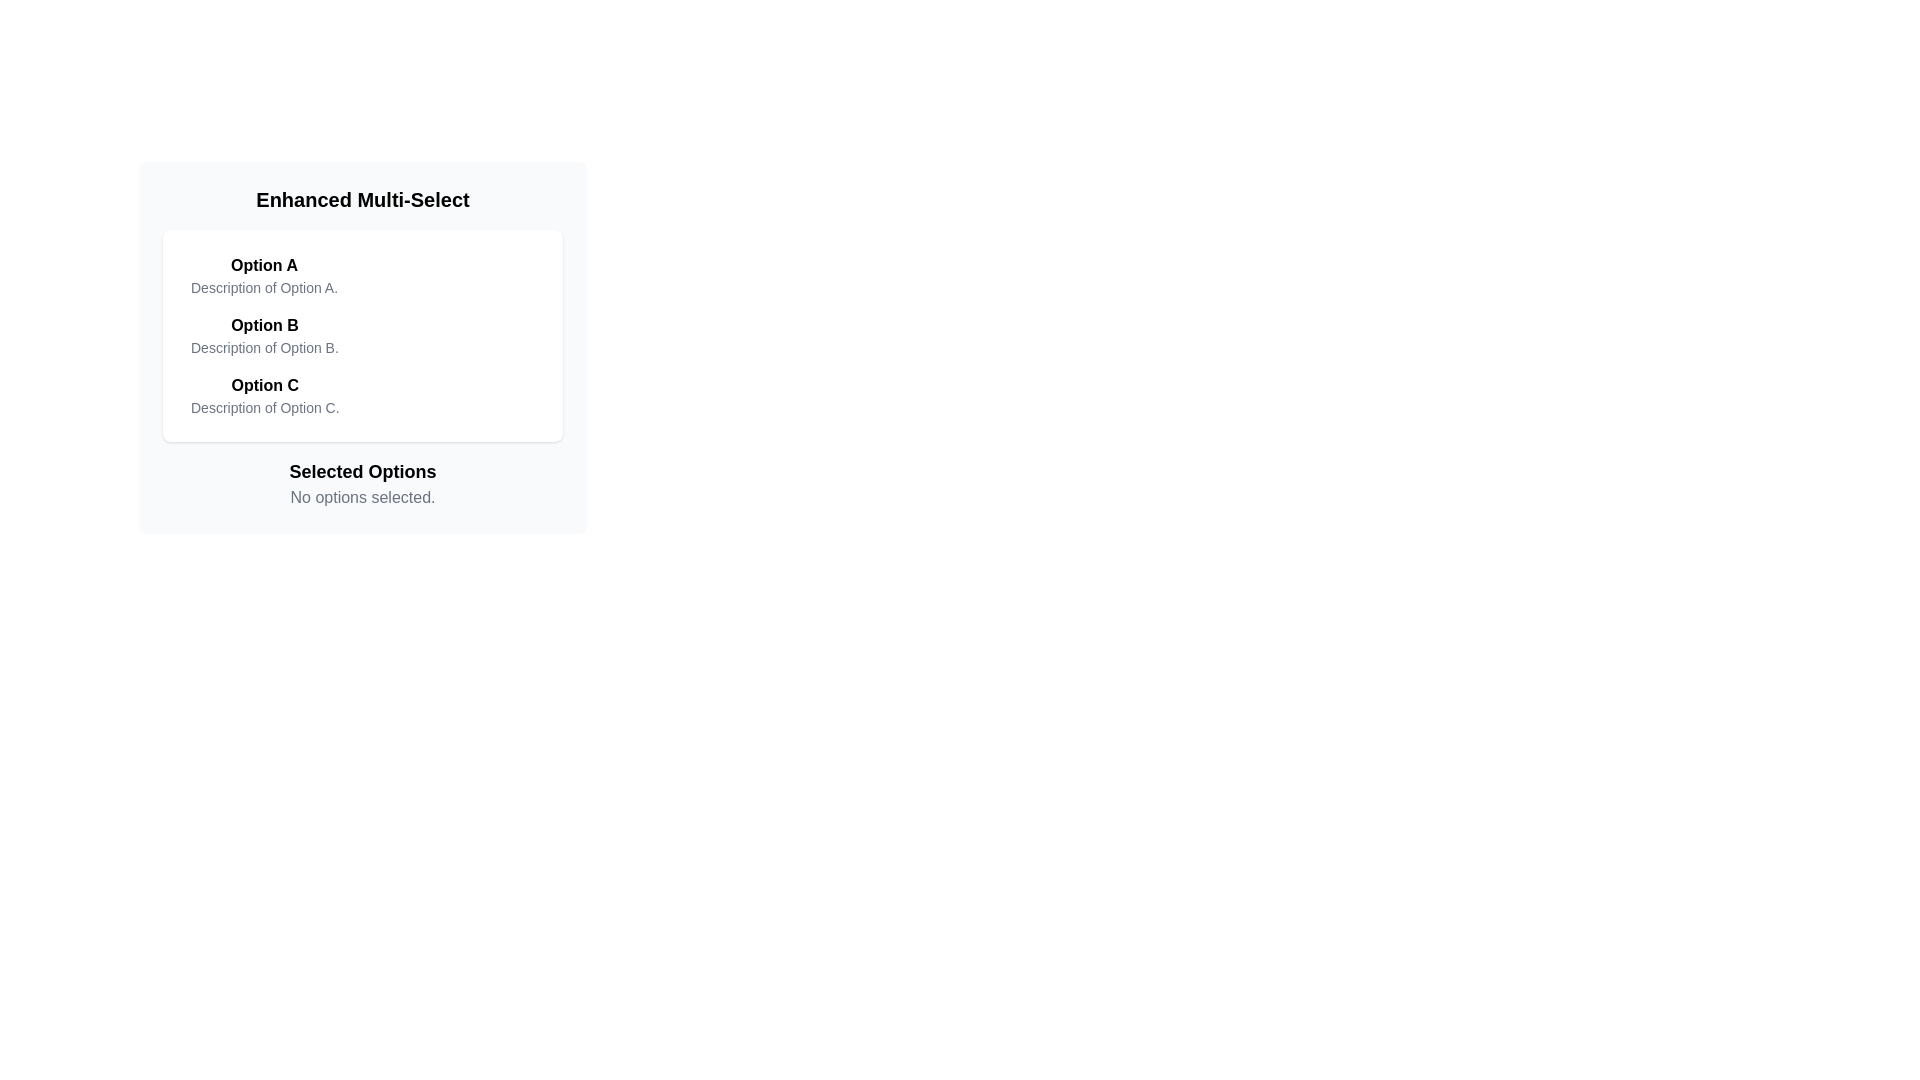 The image size is (1920, 1080). What do you see at coordinates (264, 396) in the screenshot?
I see `the third option` at bounding box center [264, 396].